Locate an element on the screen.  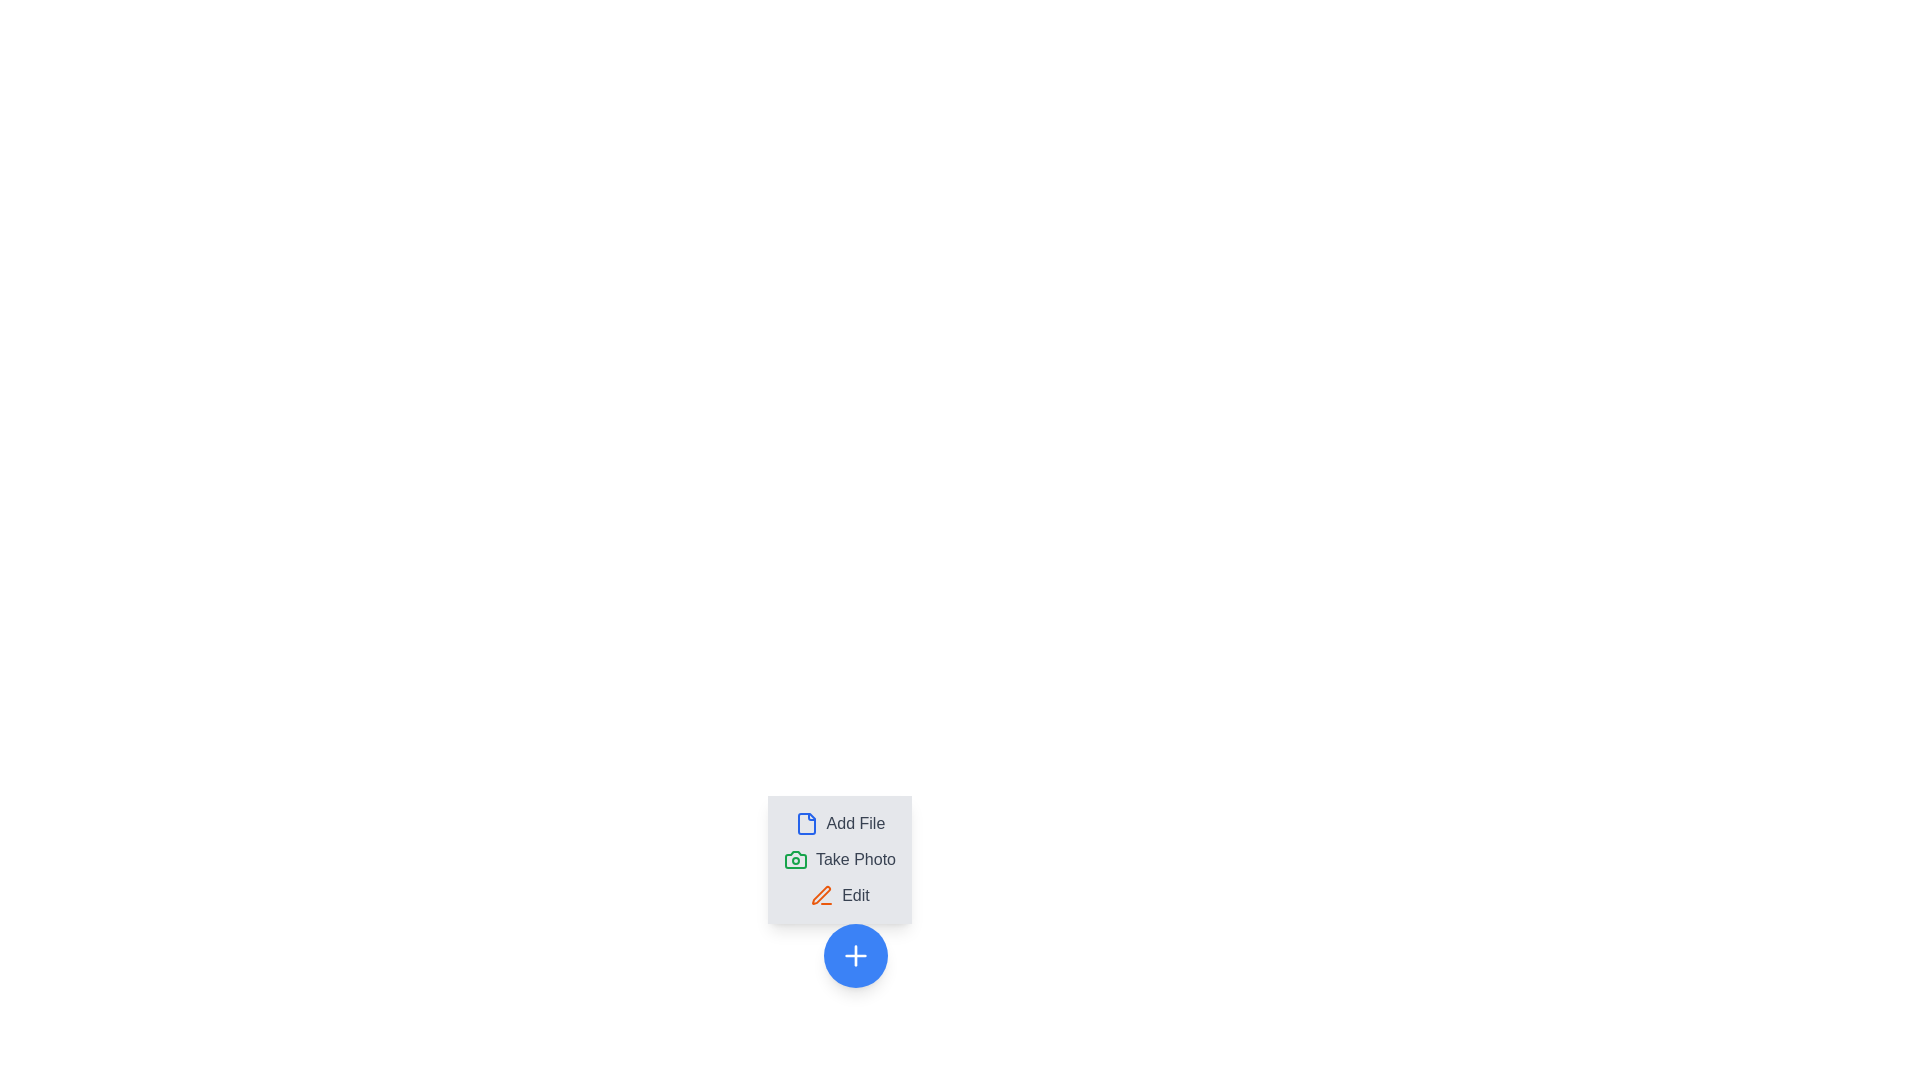
the text label displaying 'Add File' styled in gray font, which is positioned to the right of a blue file icon is located at coordinates (855, 824).